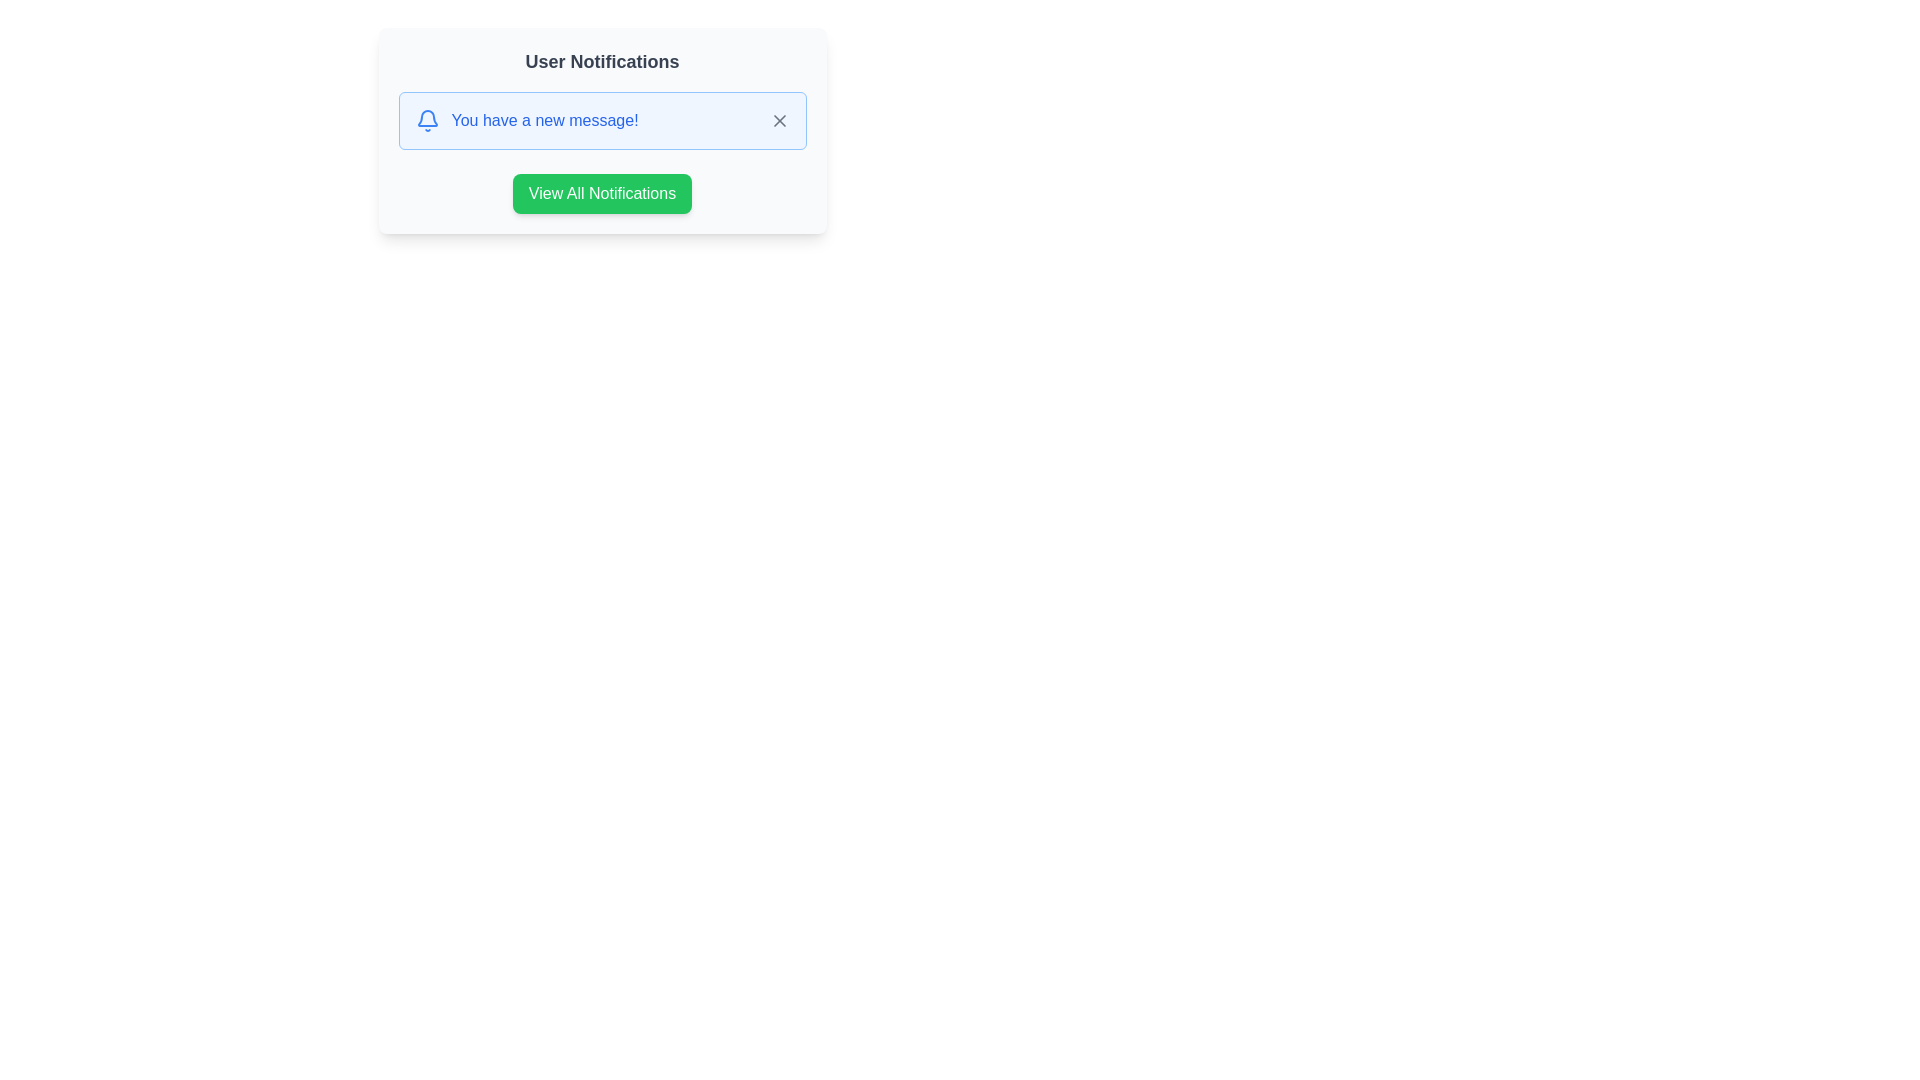 The image size is (1920, 1080). Describe the element at coordinates (601, 120) in the screenshot. I see `the Notification banner that is styled with a light blue background, a blue border, and contains a bell icon on the left and a gray cross icon on the right, displaying the message 'You have a new message!'` at that location.